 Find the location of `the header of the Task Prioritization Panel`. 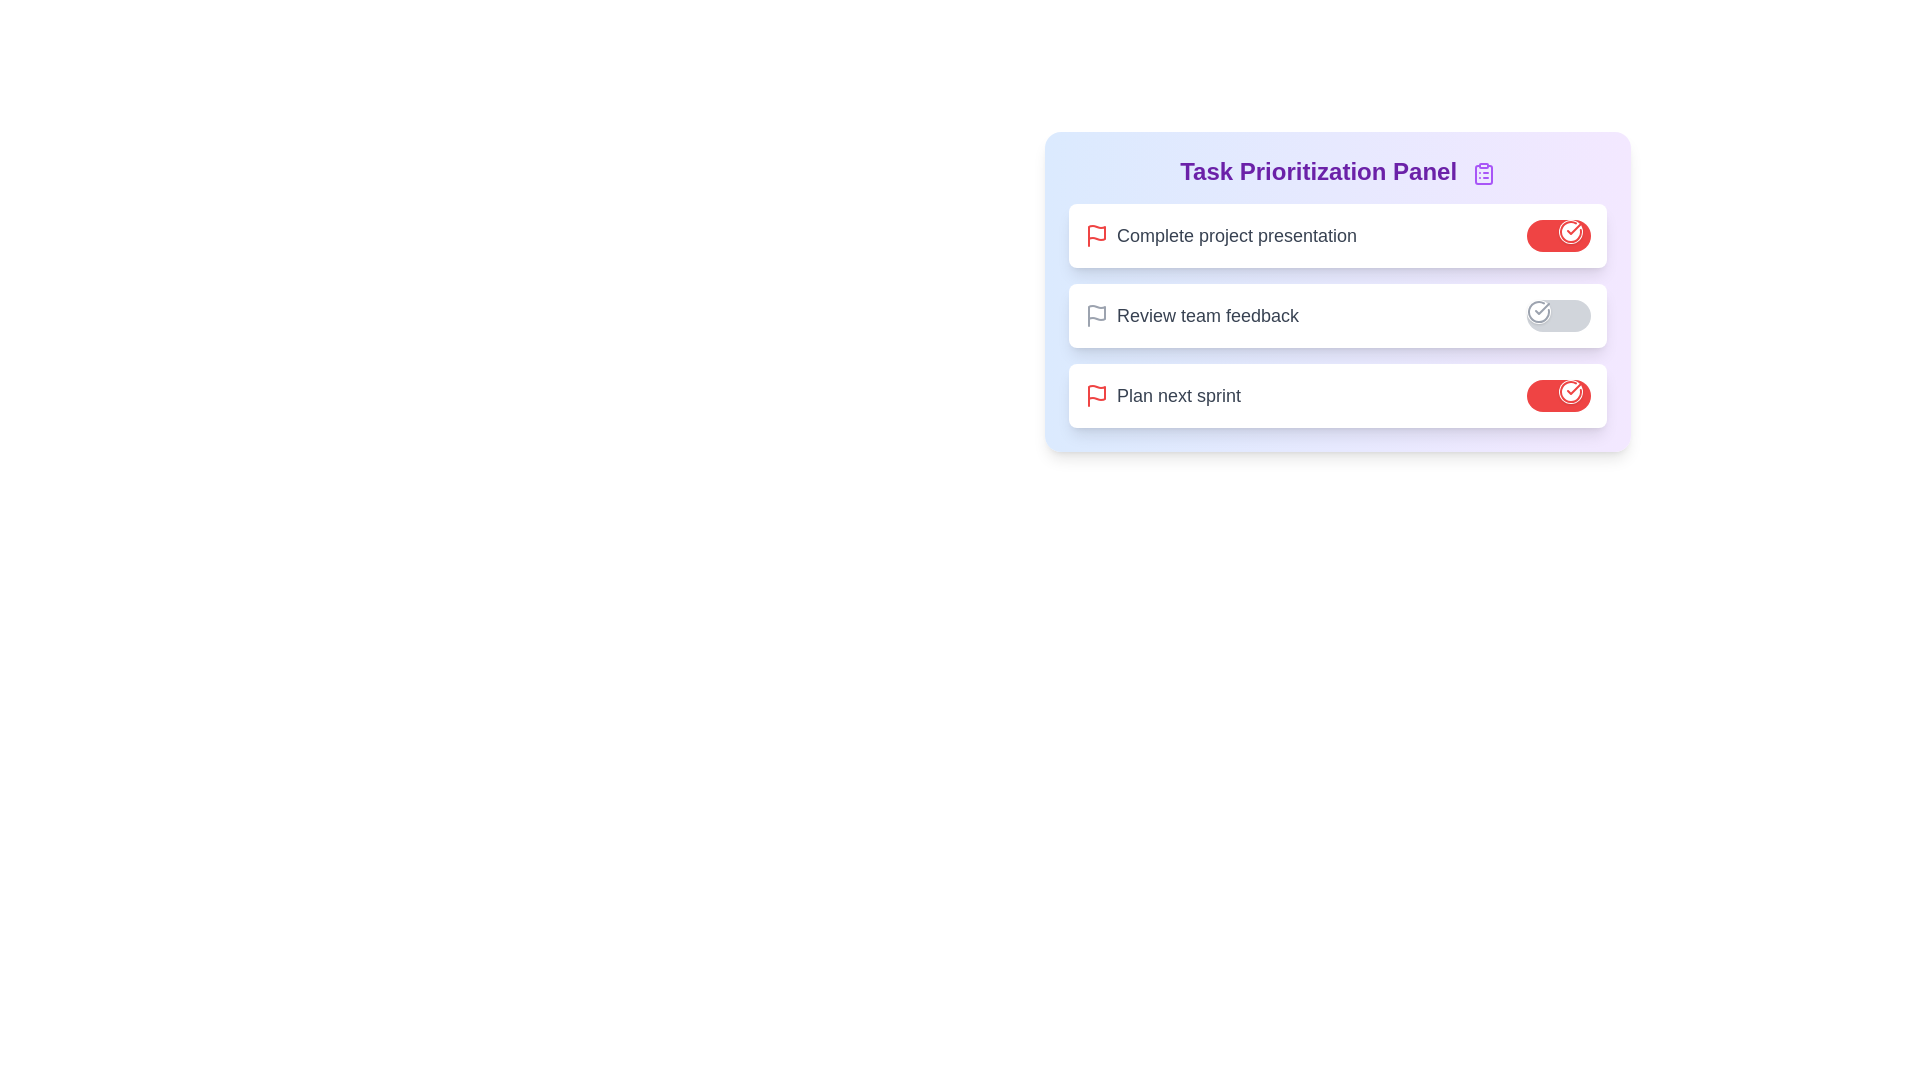

the header of the Task Prioritization Panel is located at coordinates (1338, 171).